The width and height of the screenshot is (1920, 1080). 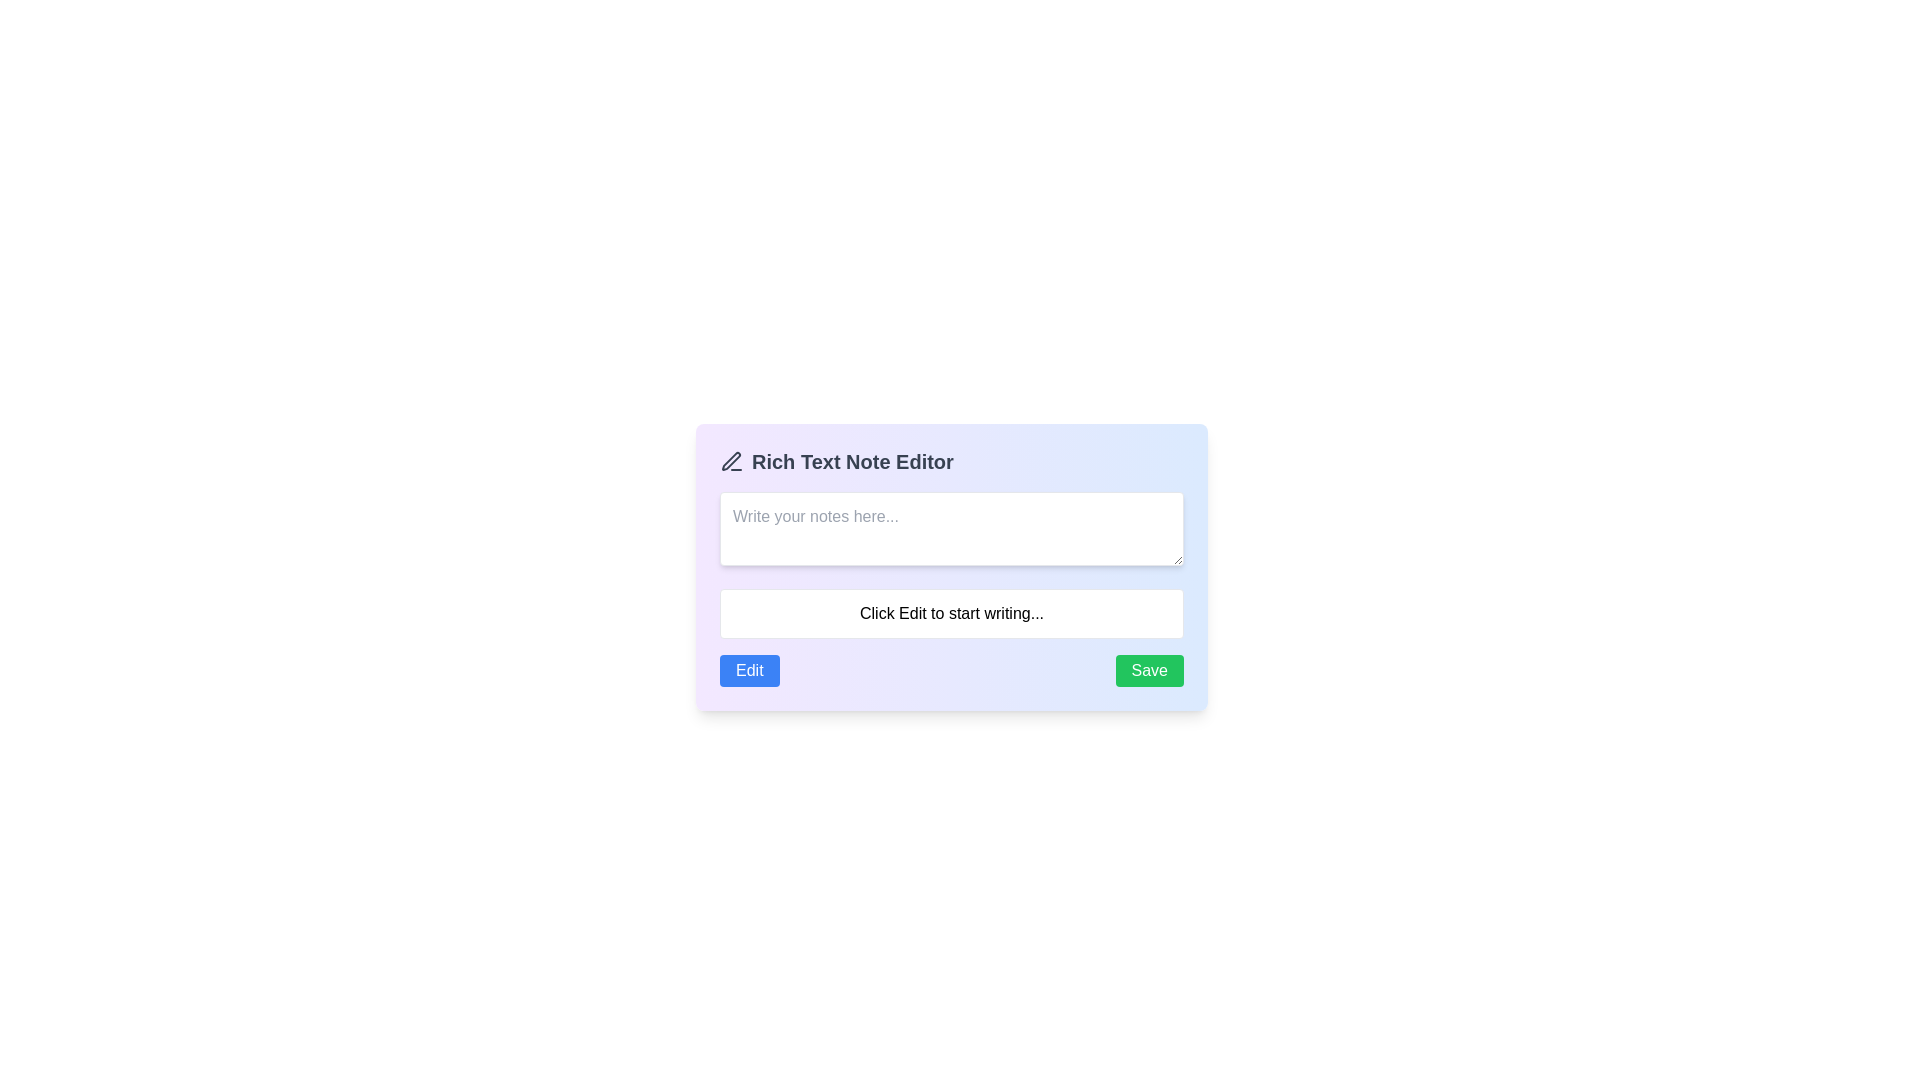 I want to click on the pen icon, which is a thin outlined black icon located adjacent to the 'Rich Text Note Editor' text, so click(x=730, y=462).